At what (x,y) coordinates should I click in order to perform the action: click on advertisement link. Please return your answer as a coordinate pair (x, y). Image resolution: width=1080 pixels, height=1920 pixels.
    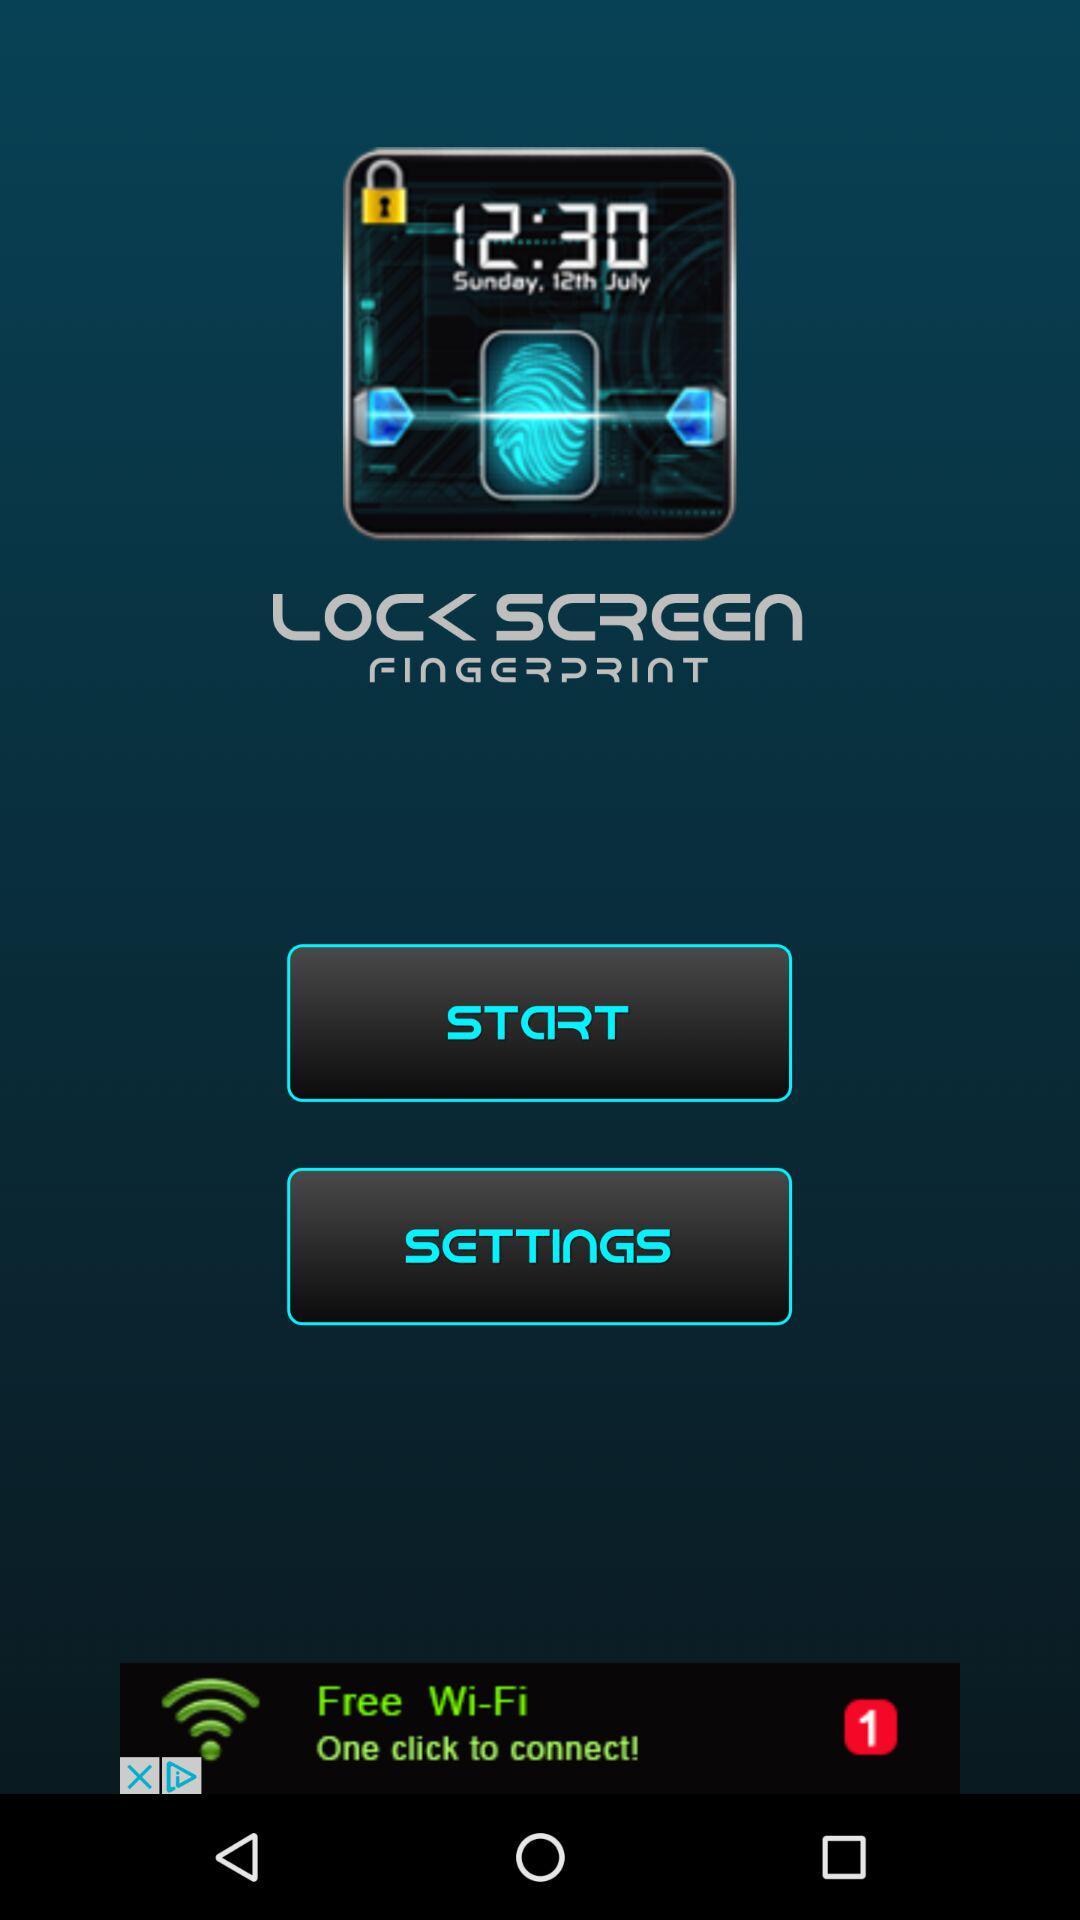
    Looking at the image, I should click on (540, 1727).